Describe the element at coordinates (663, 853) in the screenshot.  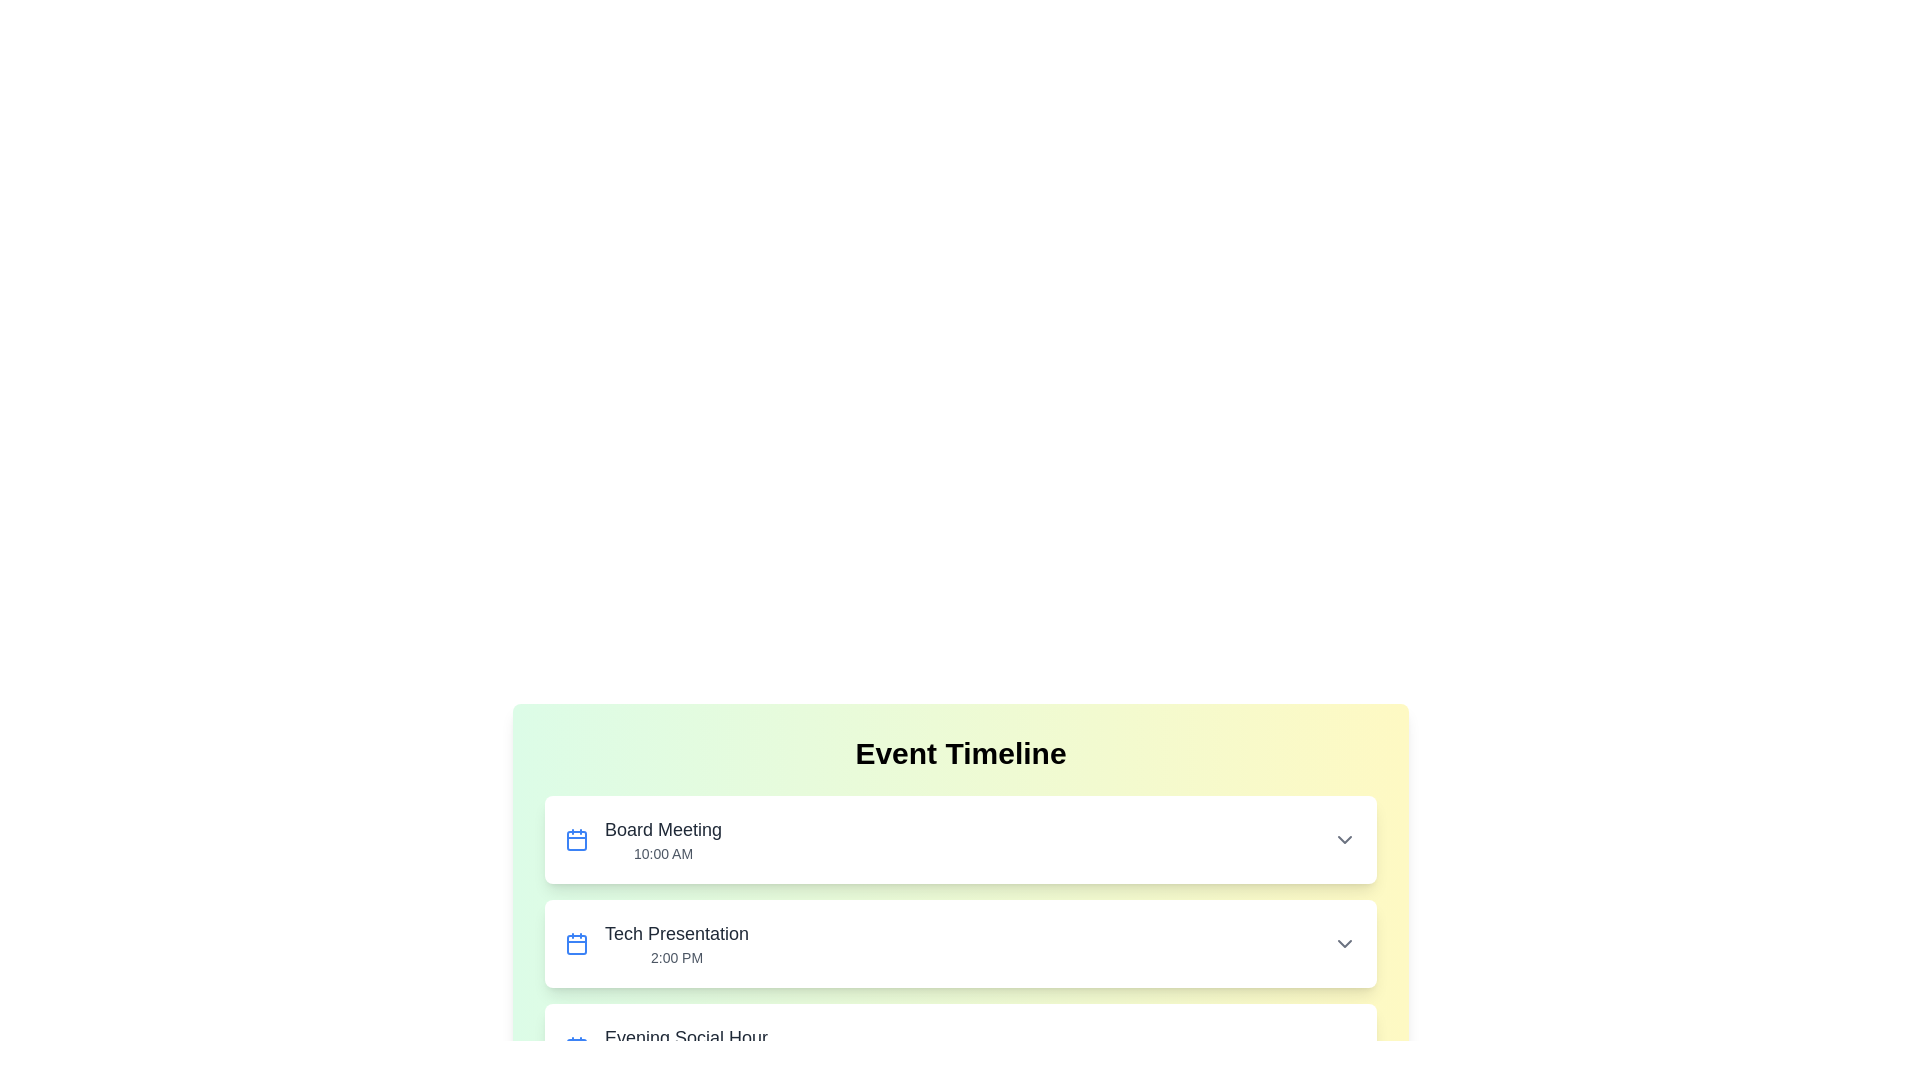
I see `the non-interactive Text Label that displays the timing information for the 'Board Meeting' event, which is located beneath the 'Board Meeting' title in the Event Timeline section` at that location.